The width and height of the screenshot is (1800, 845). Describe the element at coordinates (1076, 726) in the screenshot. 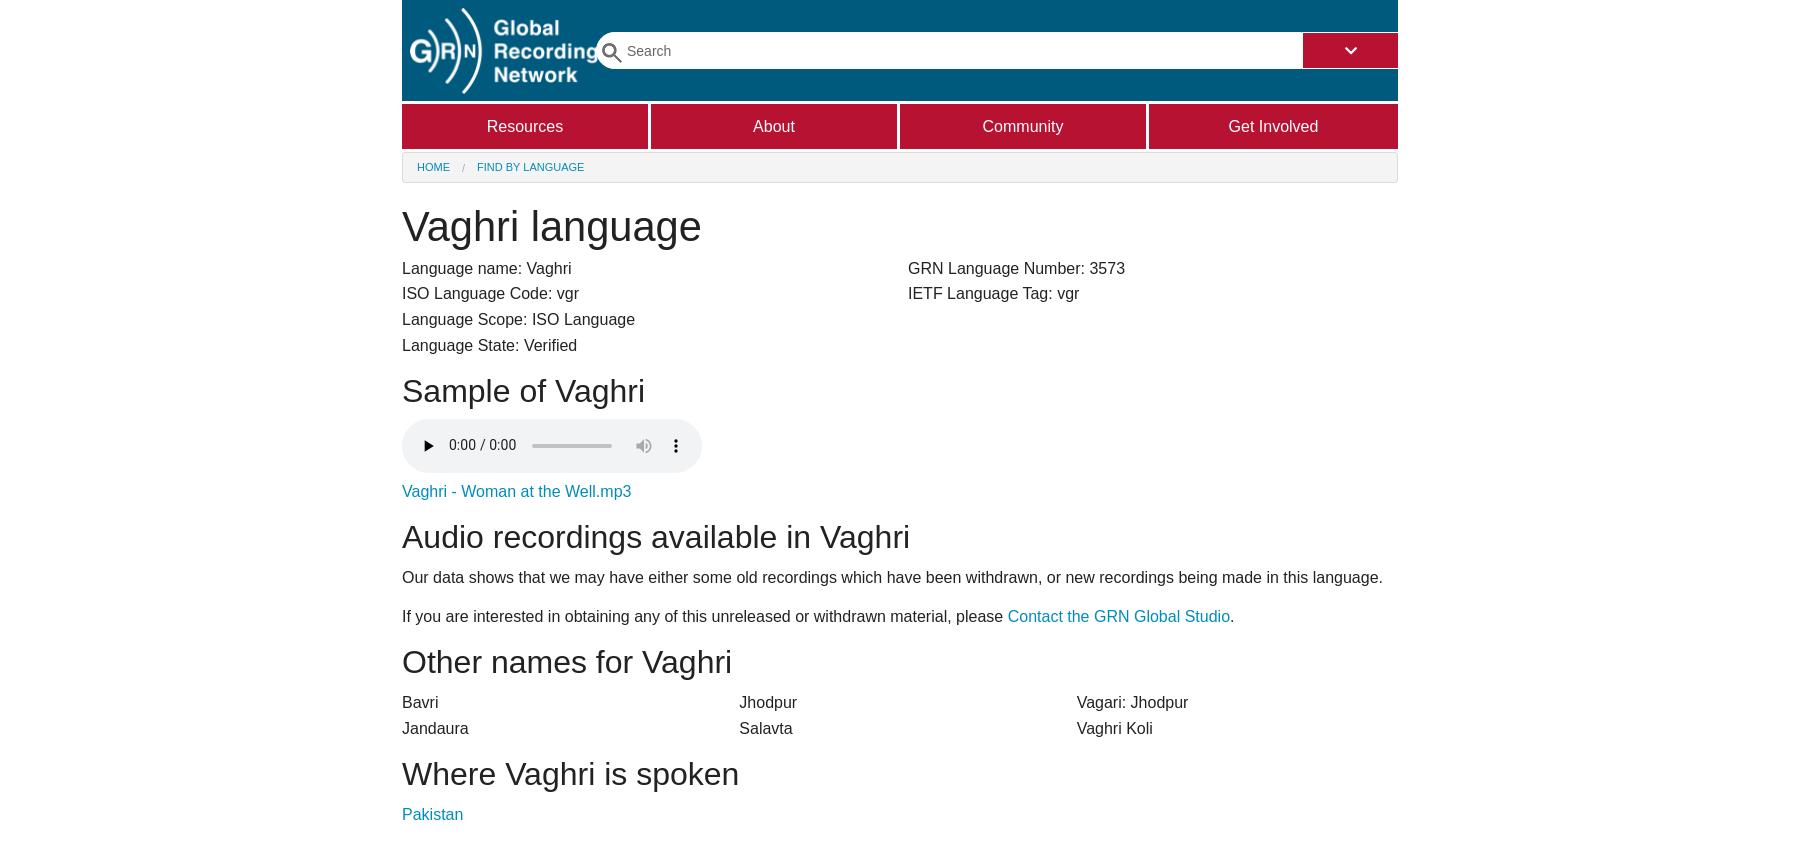

I see `'Vaghri Koli'` at that location.